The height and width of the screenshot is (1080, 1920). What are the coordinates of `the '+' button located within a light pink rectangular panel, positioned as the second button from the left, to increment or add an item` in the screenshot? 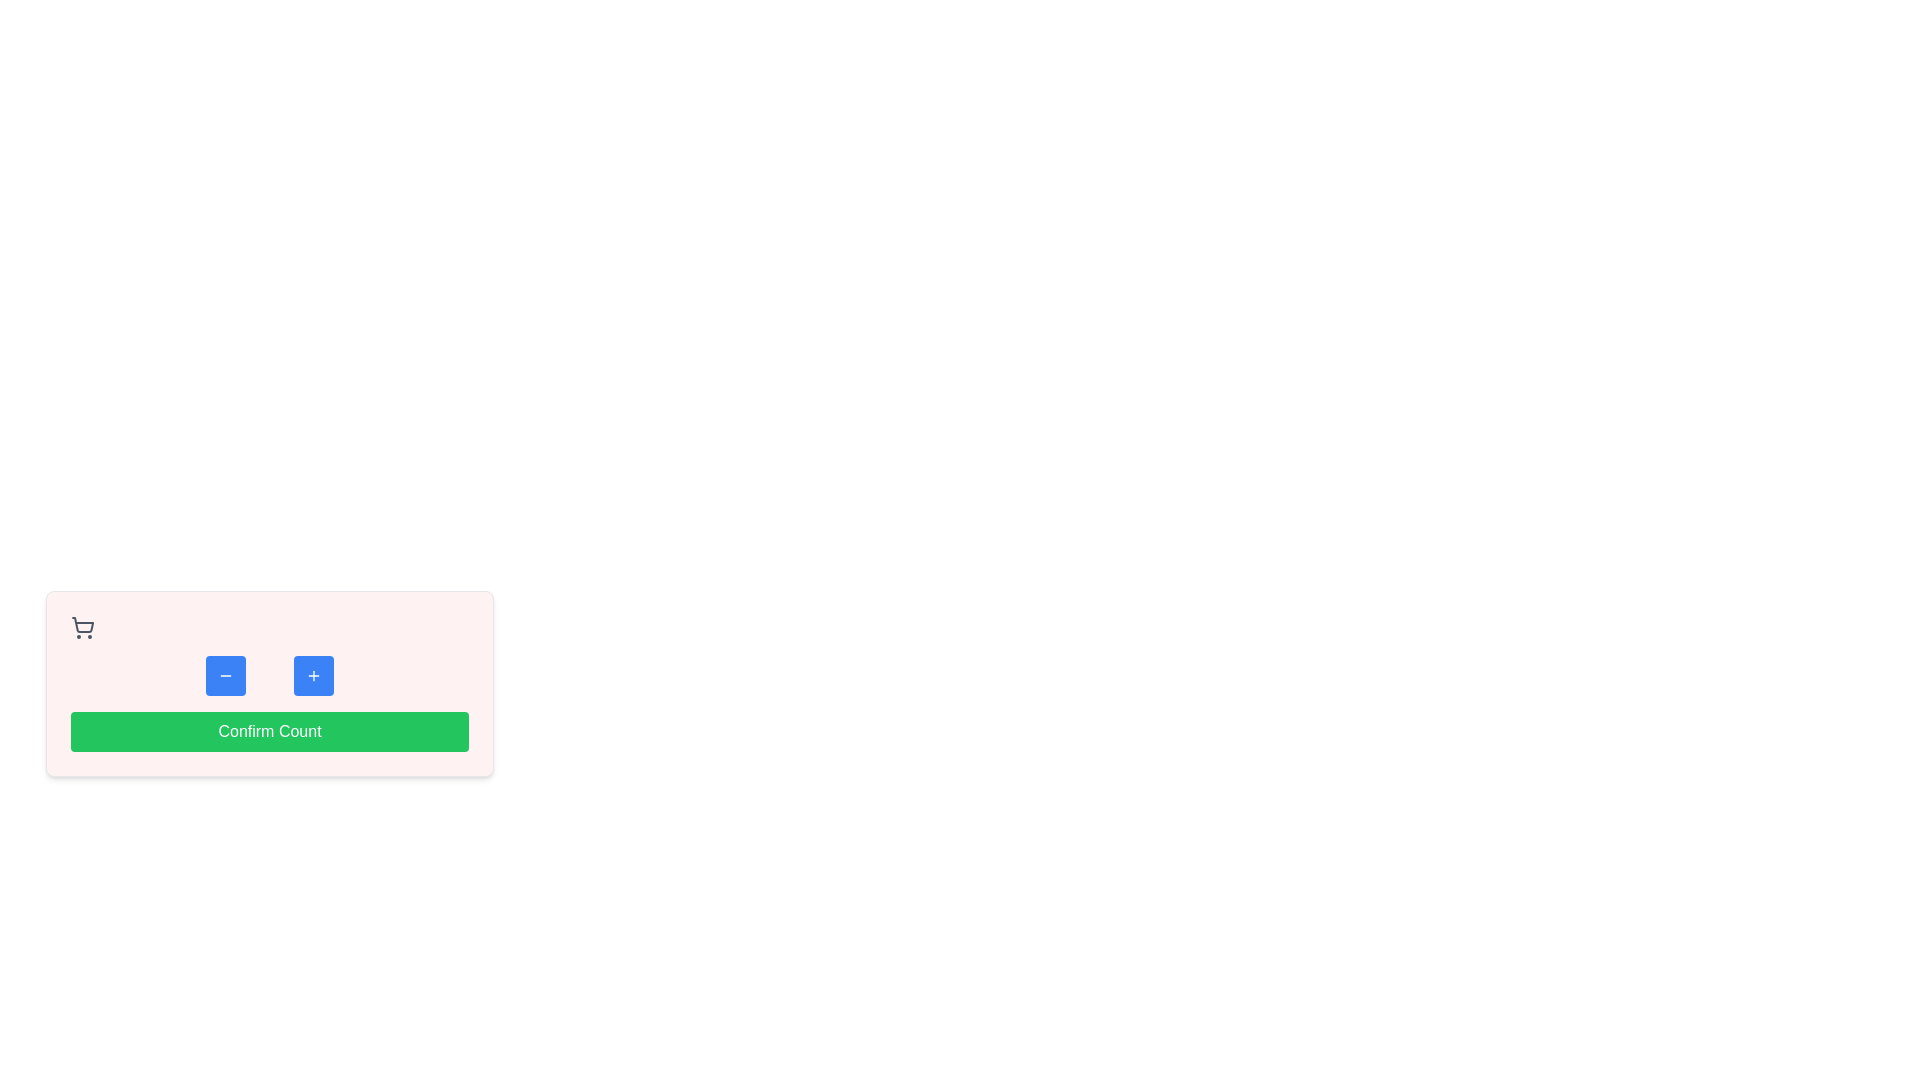 It's located at (312, 675).